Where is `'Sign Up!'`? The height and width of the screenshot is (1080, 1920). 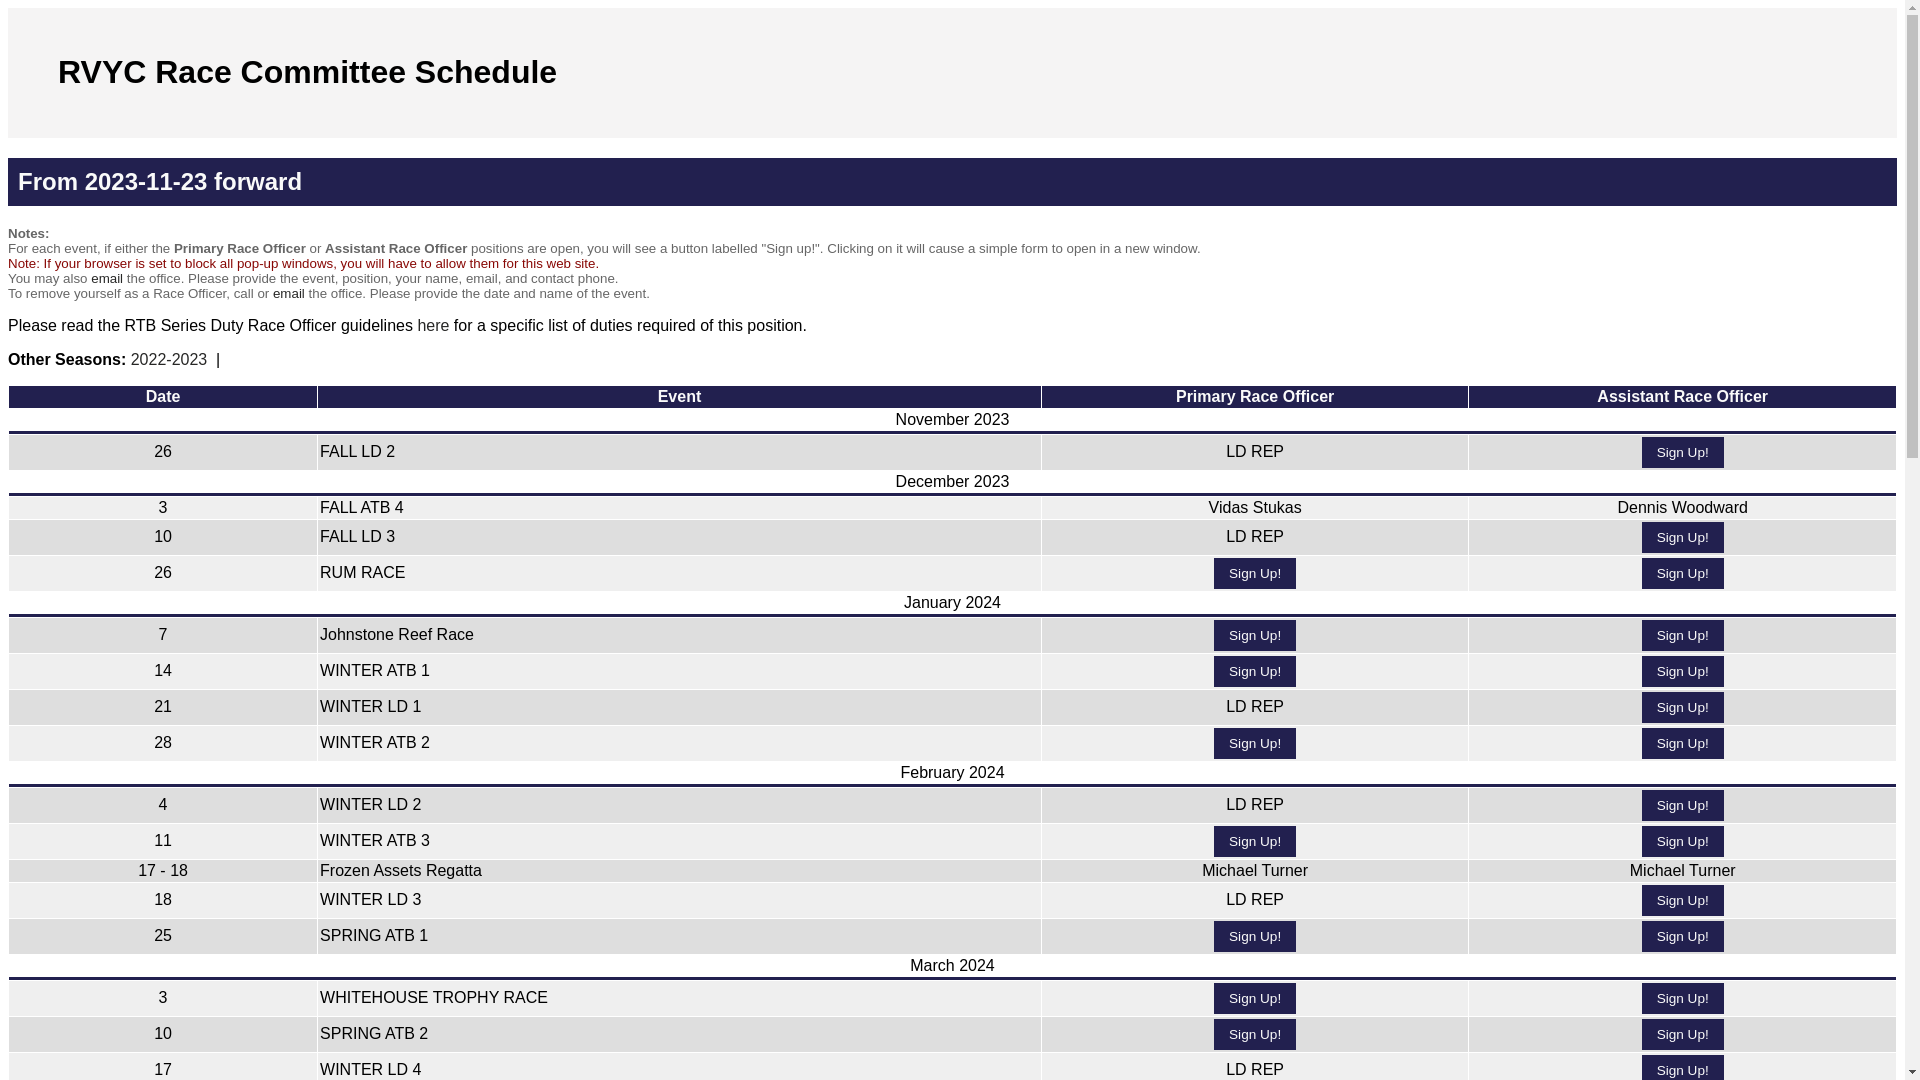
'Sign Up!' is located at coordinates (1682, 536).